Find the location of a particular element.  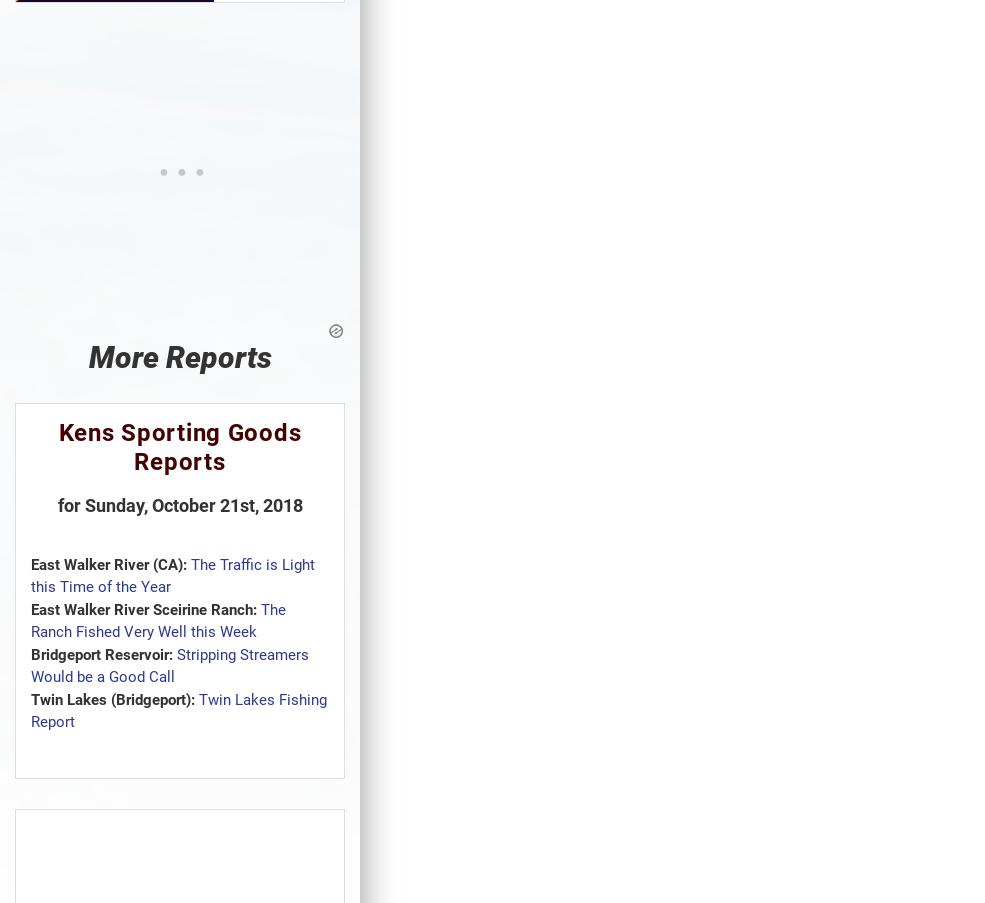

'East Walker River (CA):' is located at coordinates (30, 563).